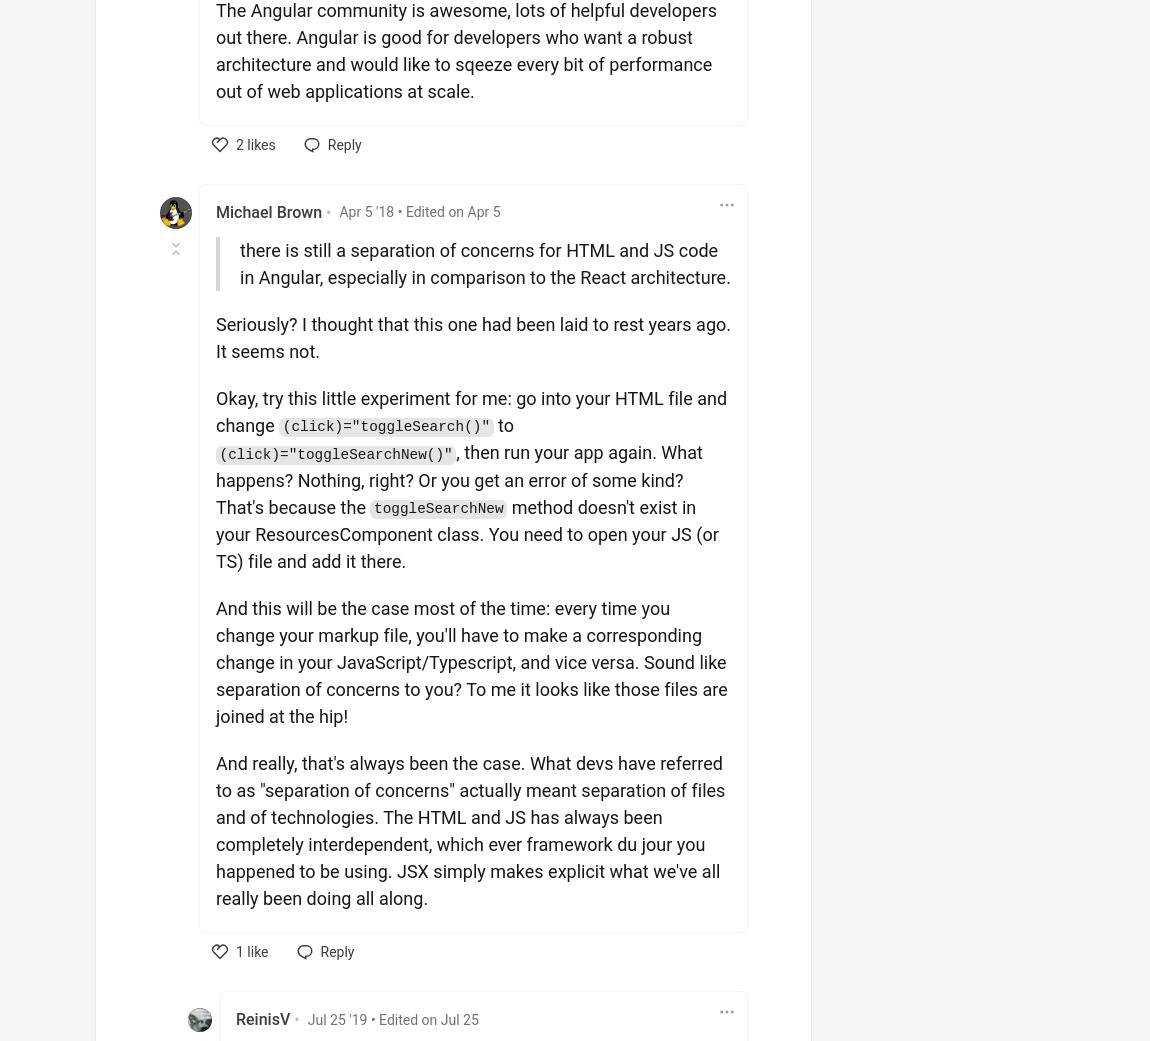 The height and width of the screenshot is (1041, 1150). Describe the element at coordinates (366, 211) in the screenshot. I see `'Apr 5 '18'` at that location.